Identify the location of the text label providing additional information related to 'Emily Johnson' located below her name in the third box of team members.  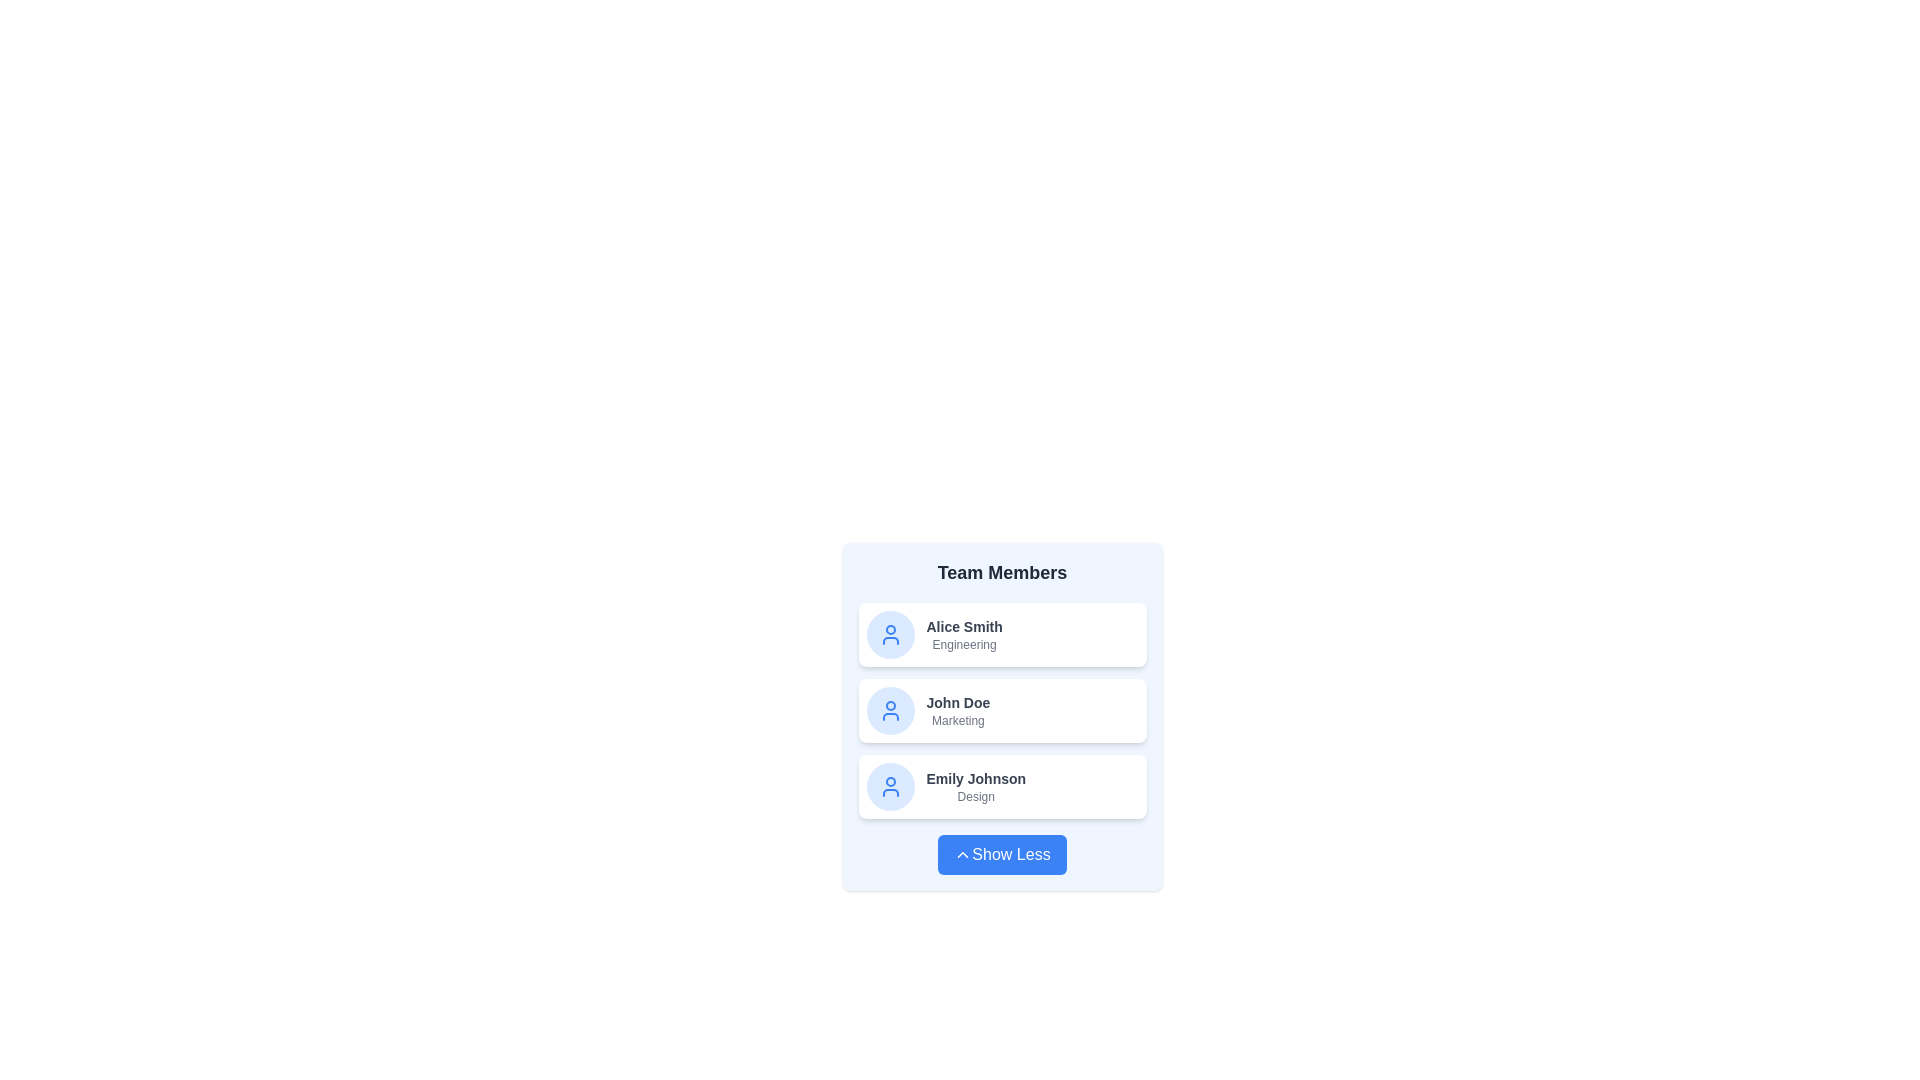
(976, 796).